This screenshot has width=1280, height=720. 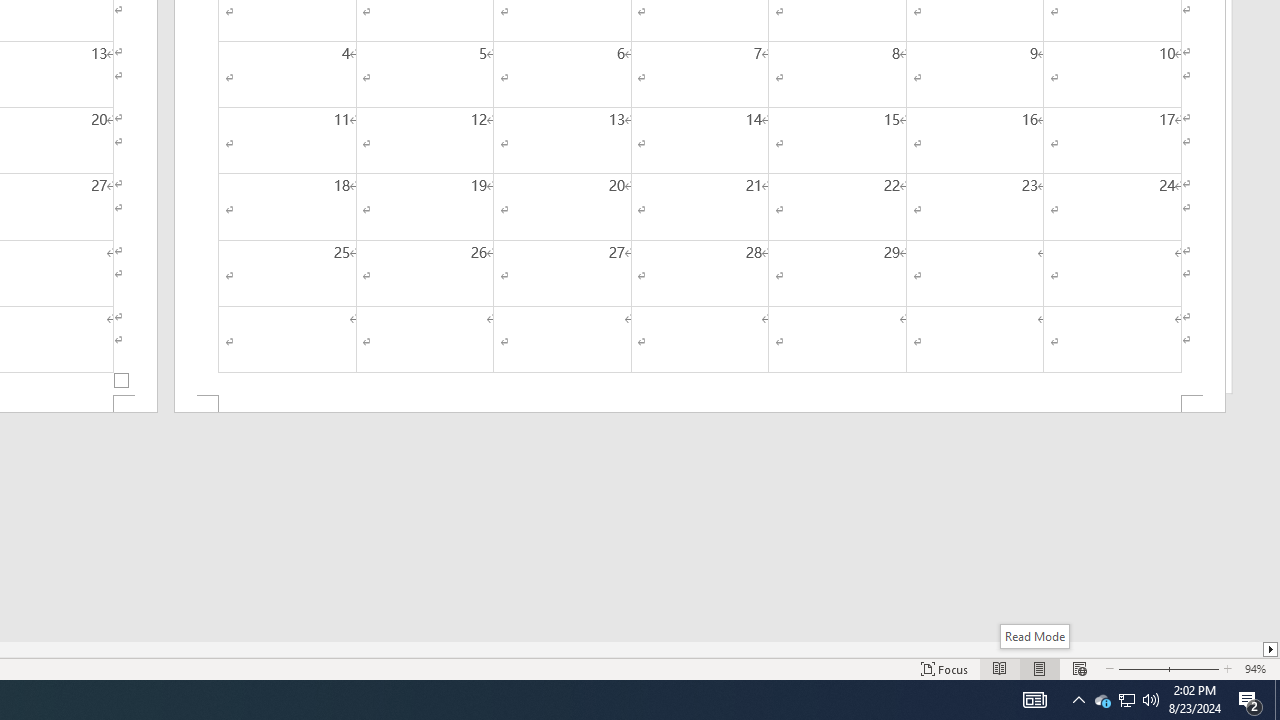 What do you see at coordinates (700, 404) in the screenshot?
I see `'Footer -Section 2-'` at bounding box center [700, 404].